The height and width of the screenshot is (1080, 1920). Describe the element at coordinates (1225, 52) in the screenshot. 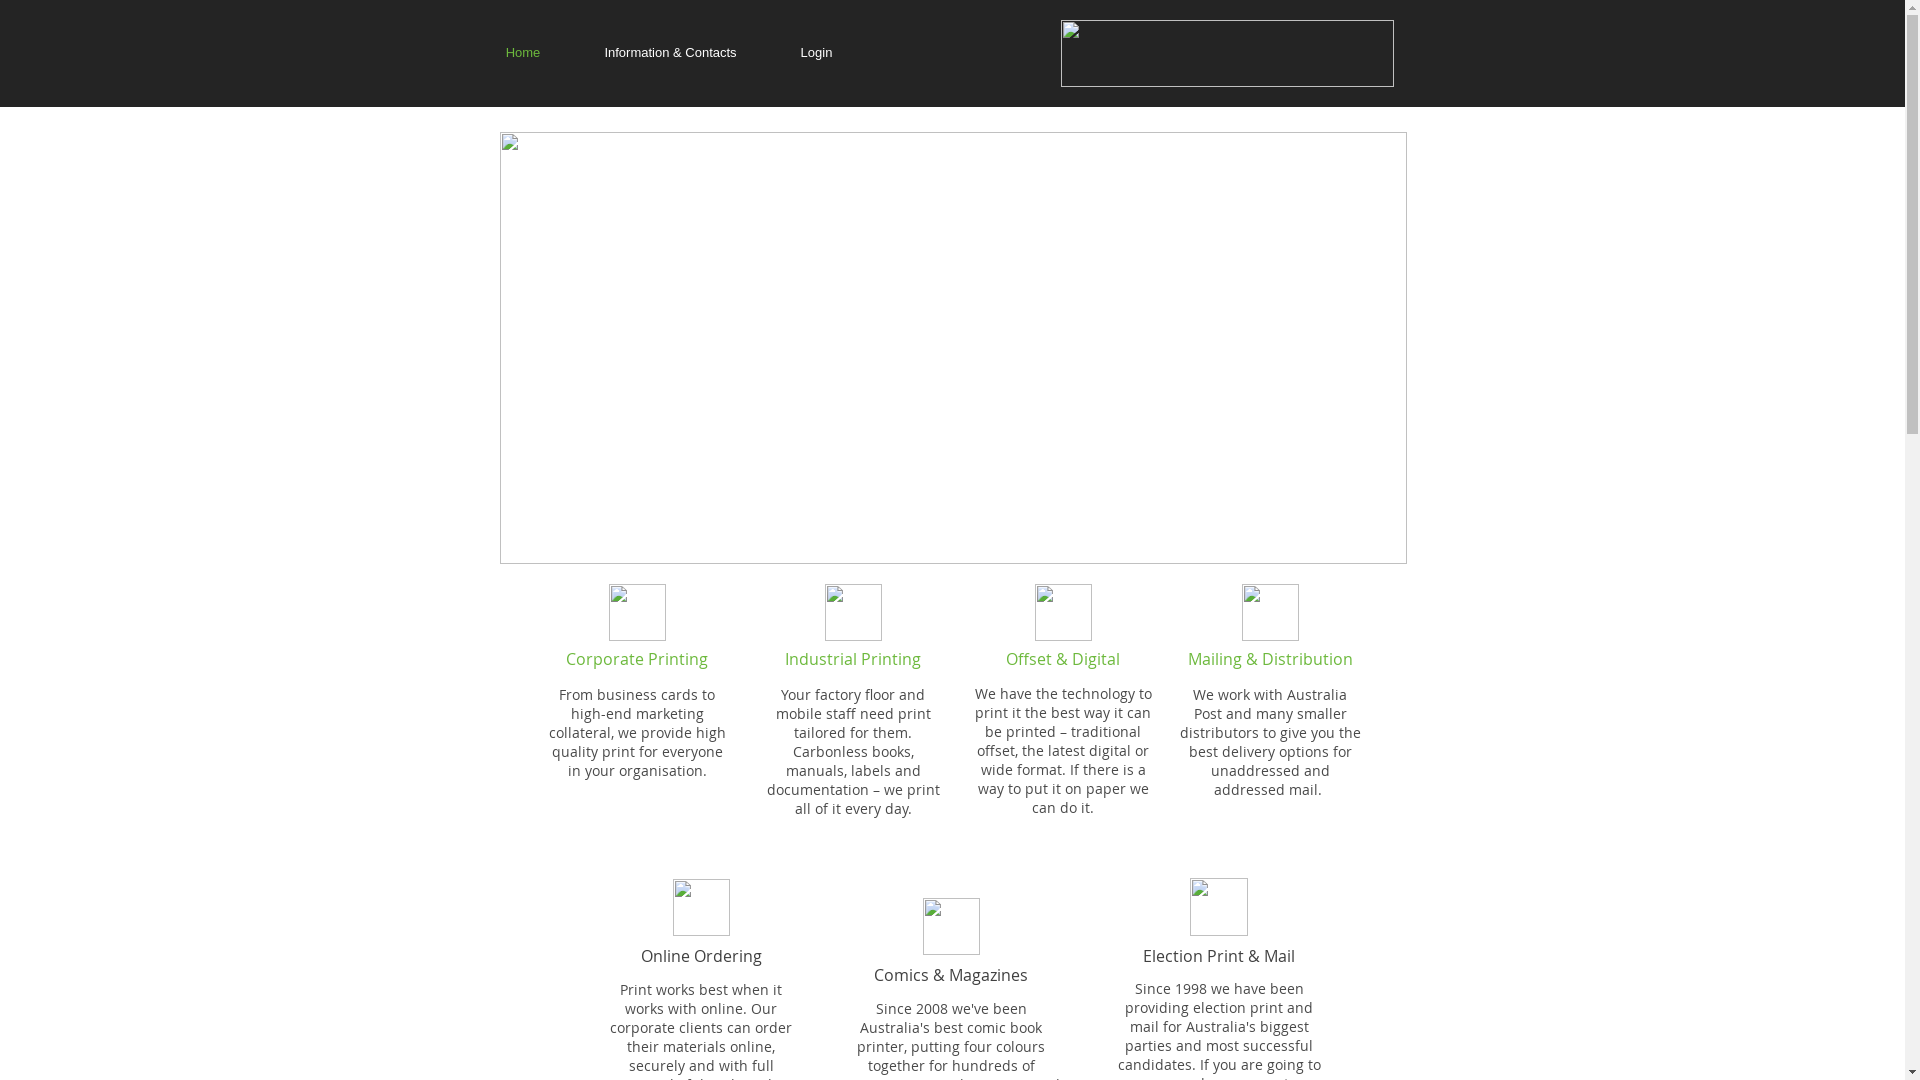

I see `'JPS-LOGO-2015-1.png'` at that location.